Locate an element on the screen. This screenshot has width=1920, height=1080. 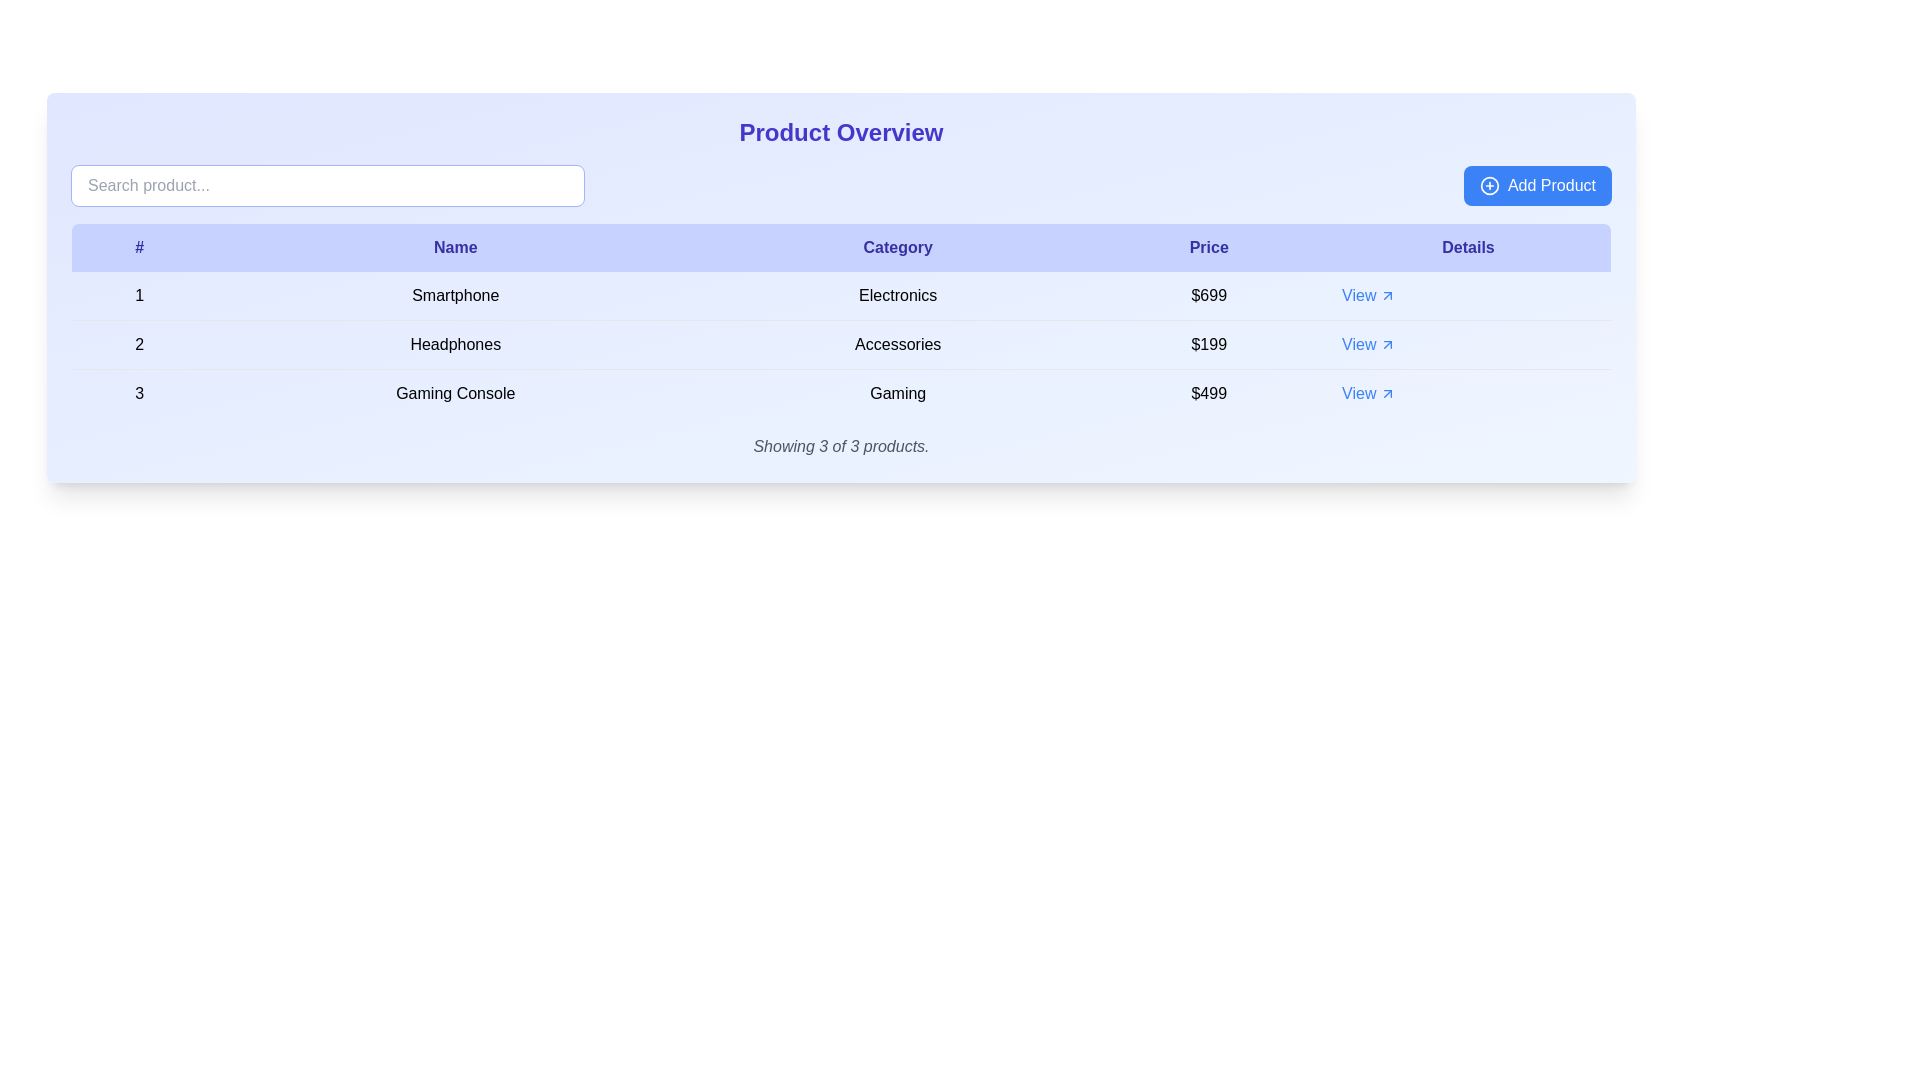
the 'Gaming' text label in the 'Category' column of the third row is located at coordinates (896, 393).